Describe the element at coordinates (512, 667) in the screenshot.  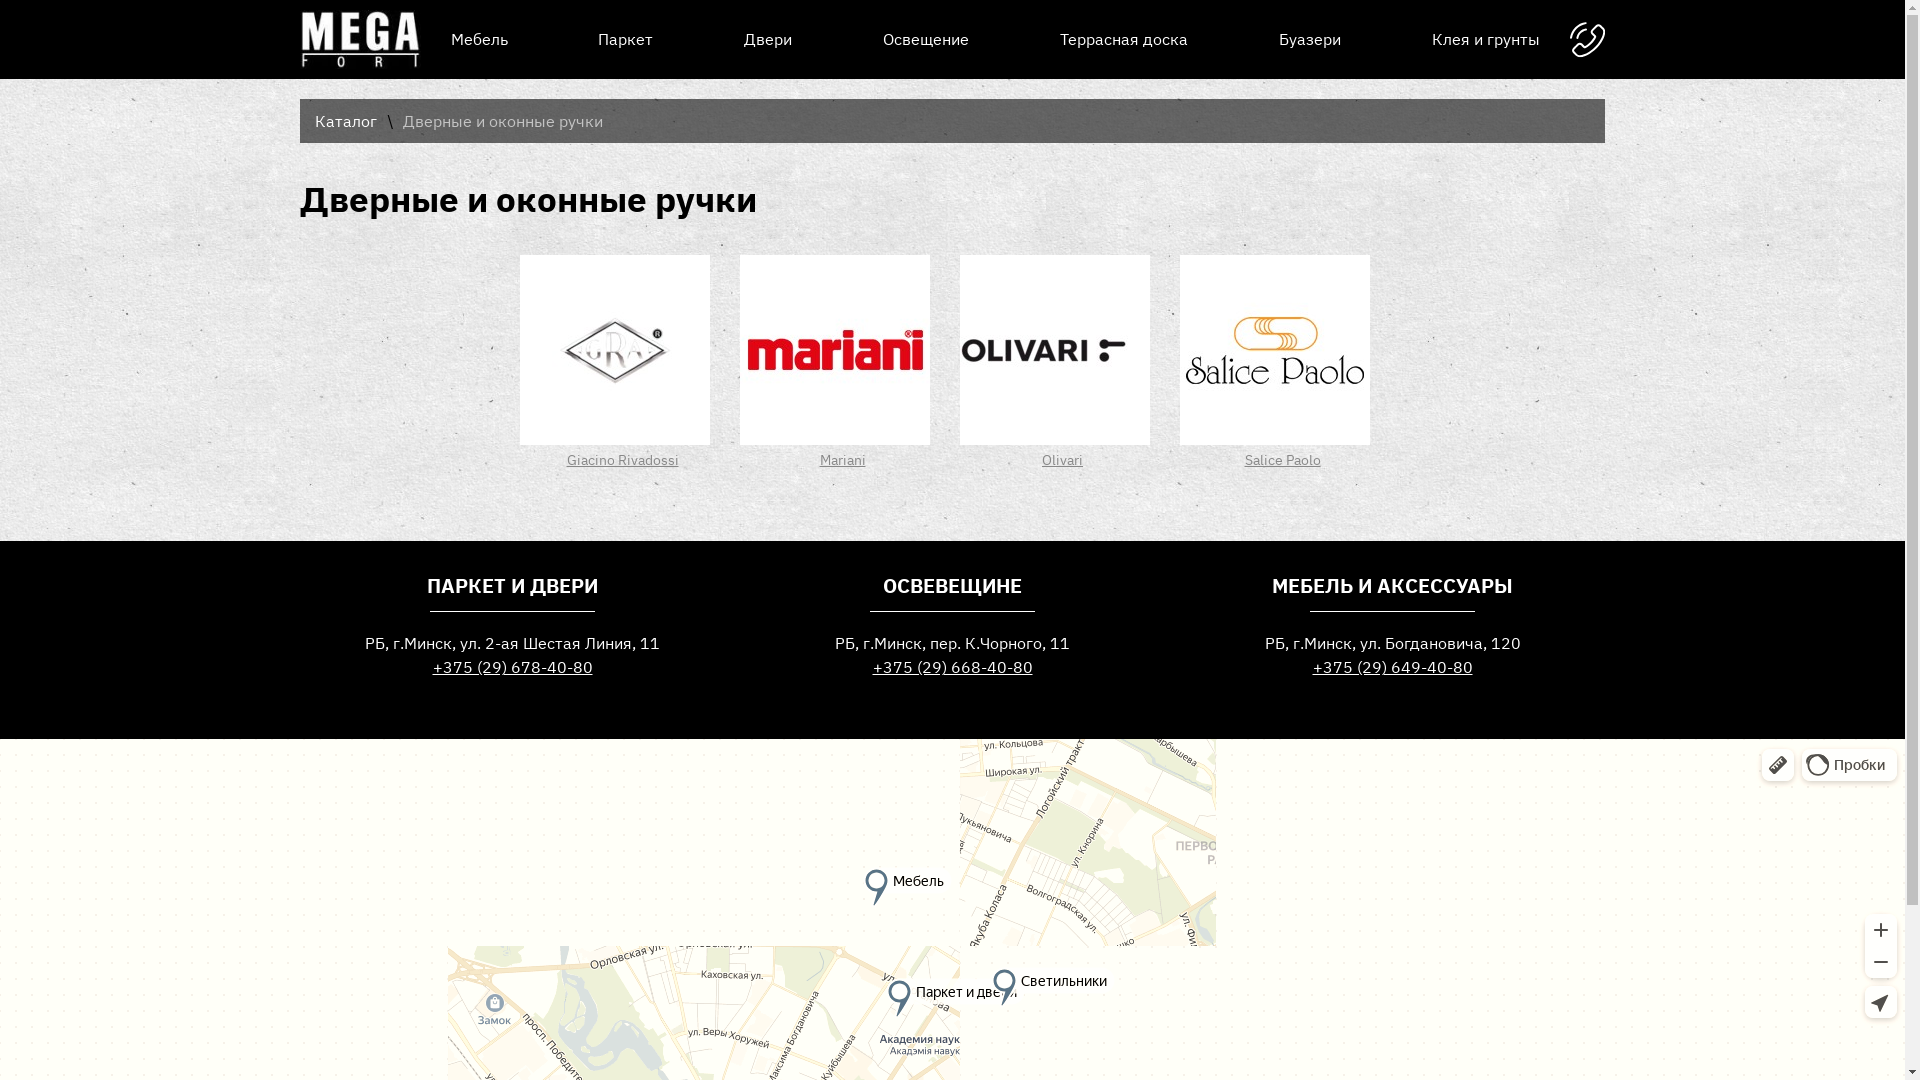
I see `'+375 (29) 678-40-80'` at that location.